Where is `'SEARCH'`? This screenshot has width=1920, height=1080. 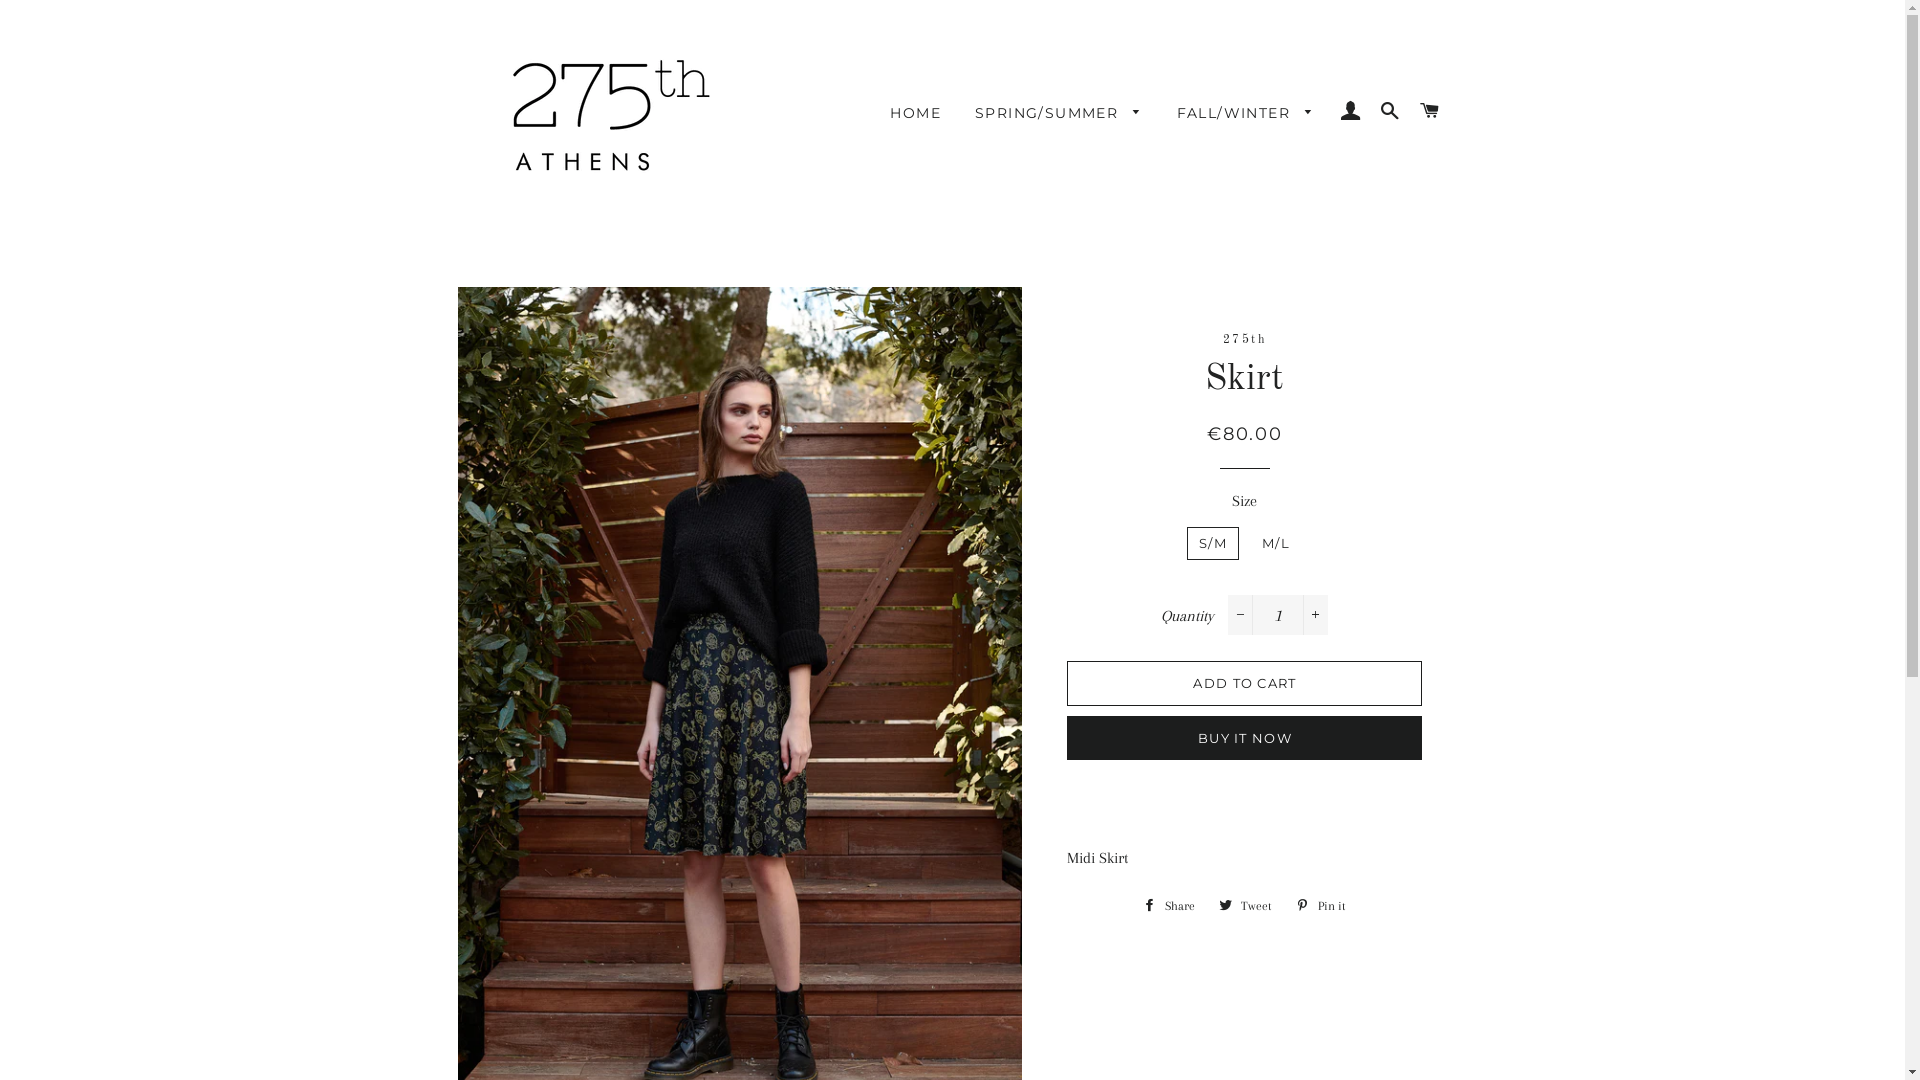 'SEARCH' is located at coordinates (1389, 111).